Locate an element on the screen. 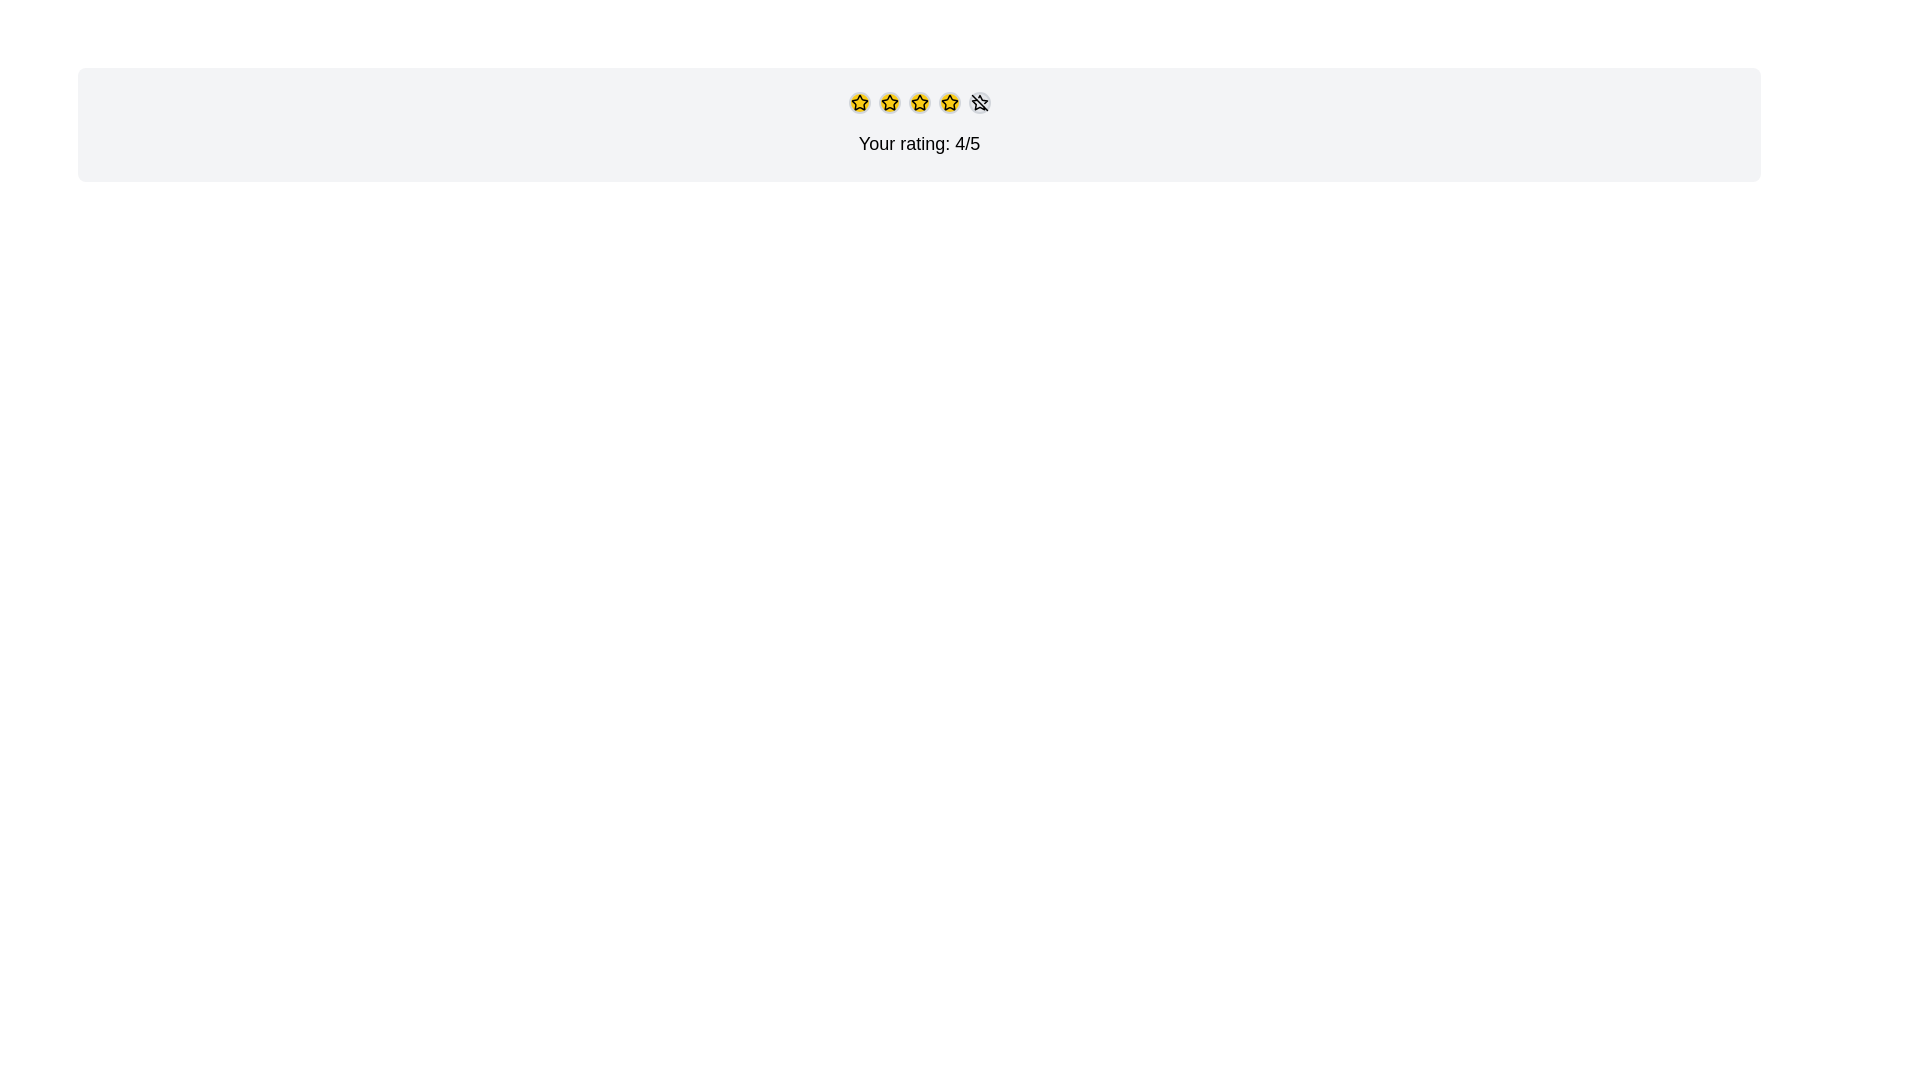  the interactive star icon with a yellow background and outlined star symbol is located at coordinates (888, 103).